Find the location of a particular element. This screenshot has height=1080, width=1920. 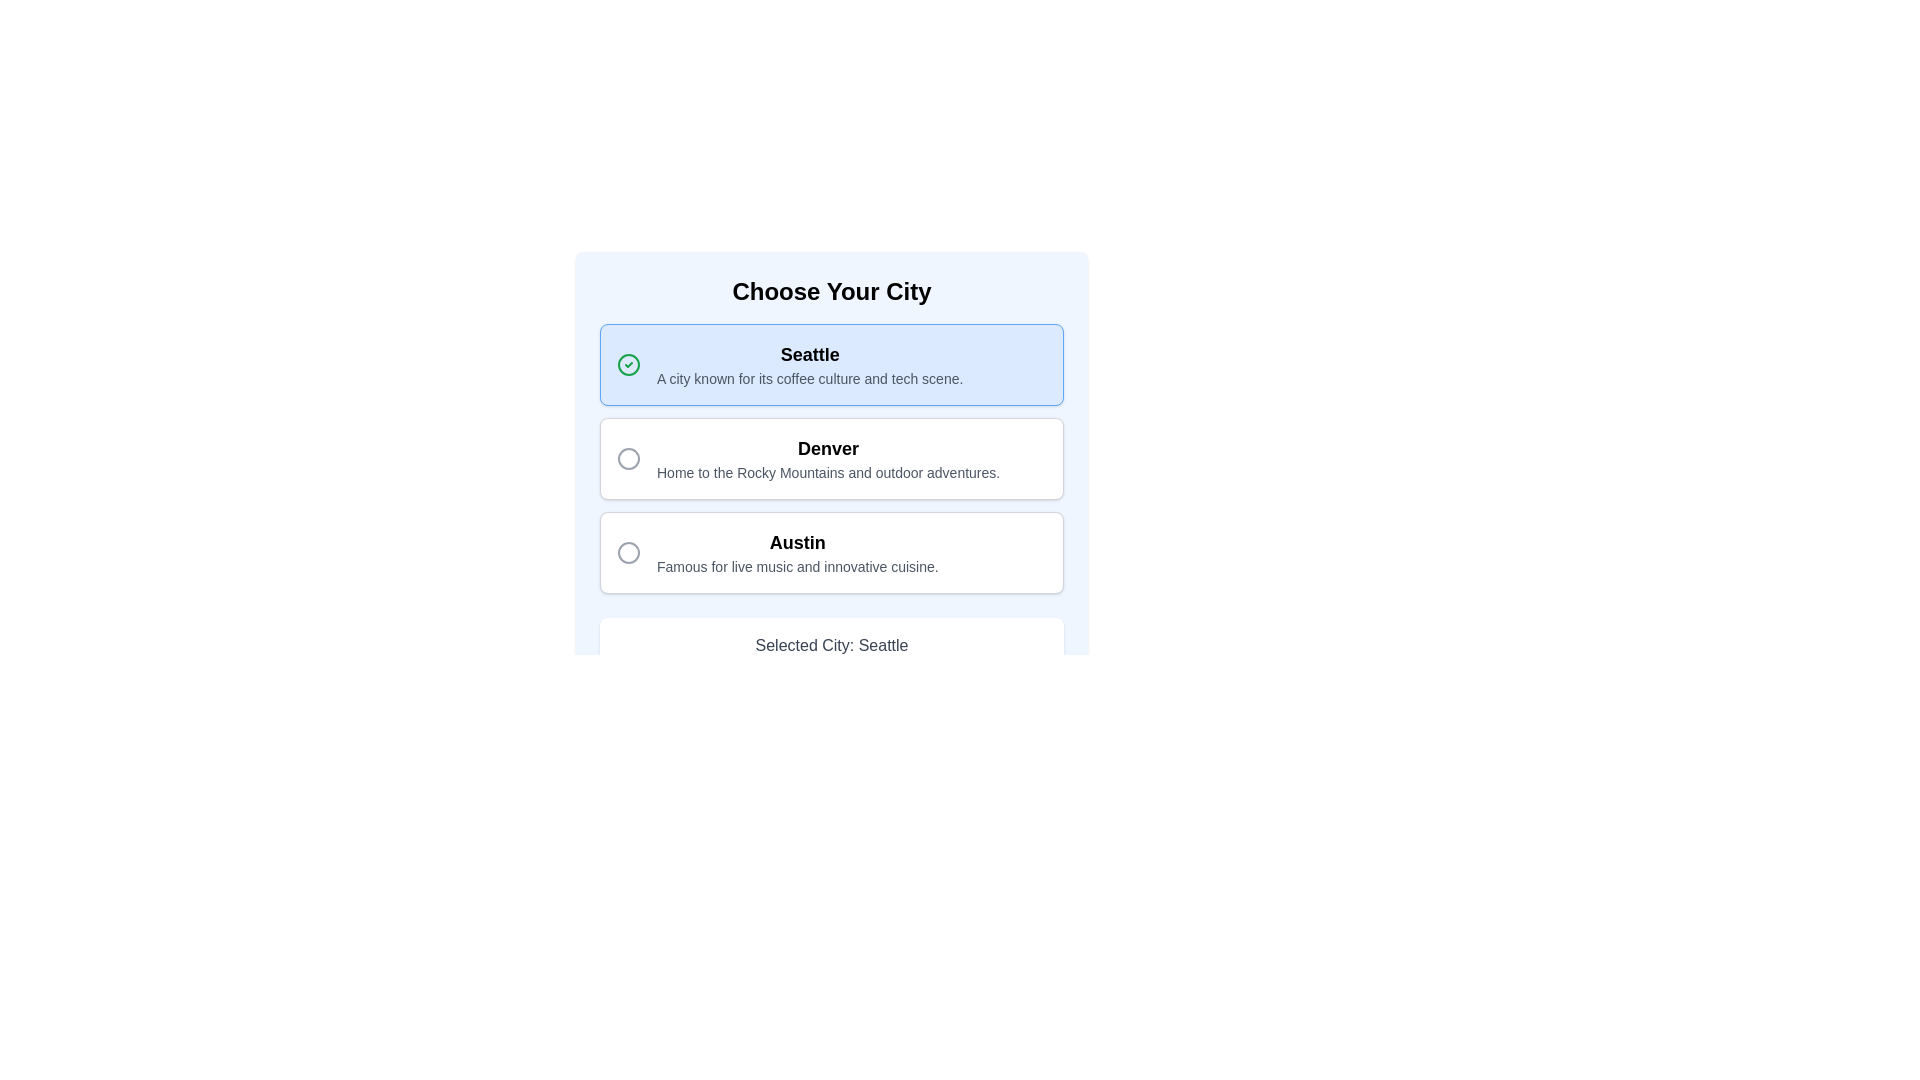

SVG circle element that serves as a visual indicator for selection confirmation next to the label 'Seattle' is located at coordinates (627, 365).